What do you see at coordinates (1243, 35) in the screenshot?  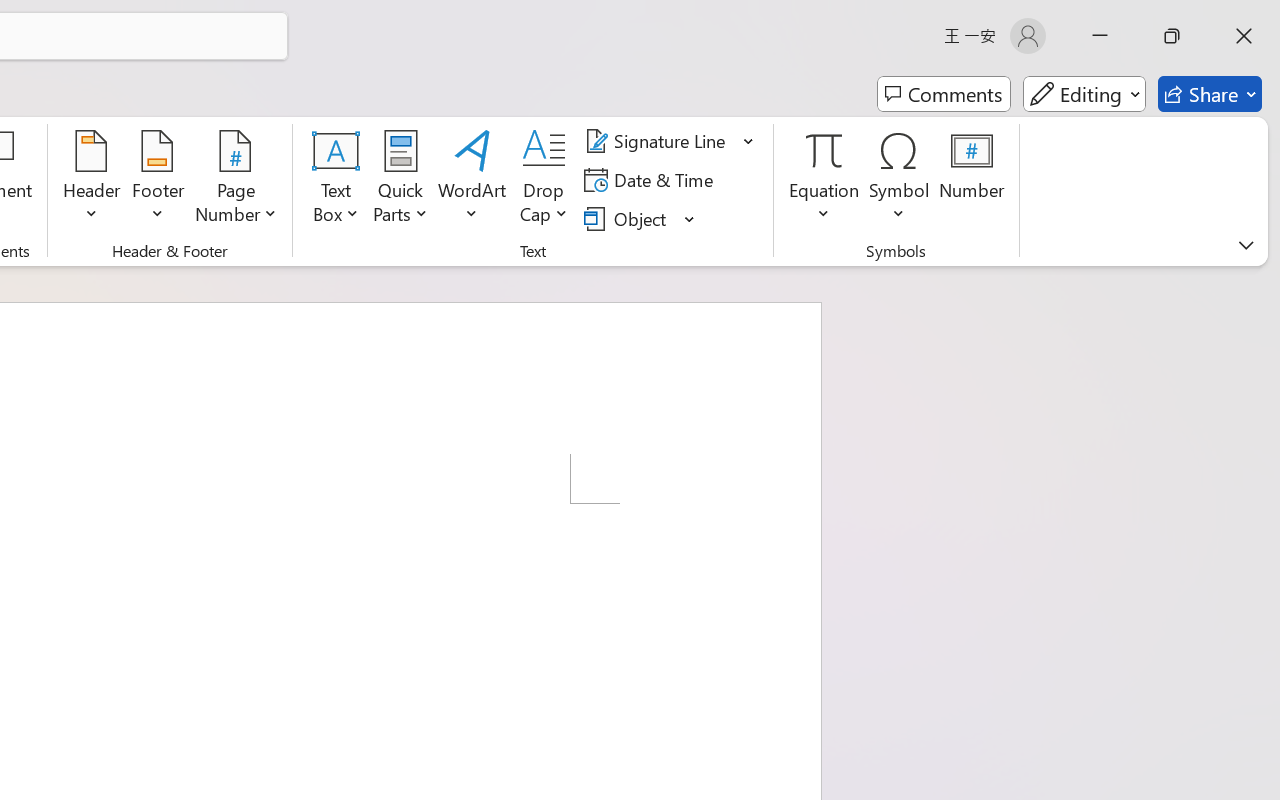 I see `'Close'` at bounding box center [1243, 35].